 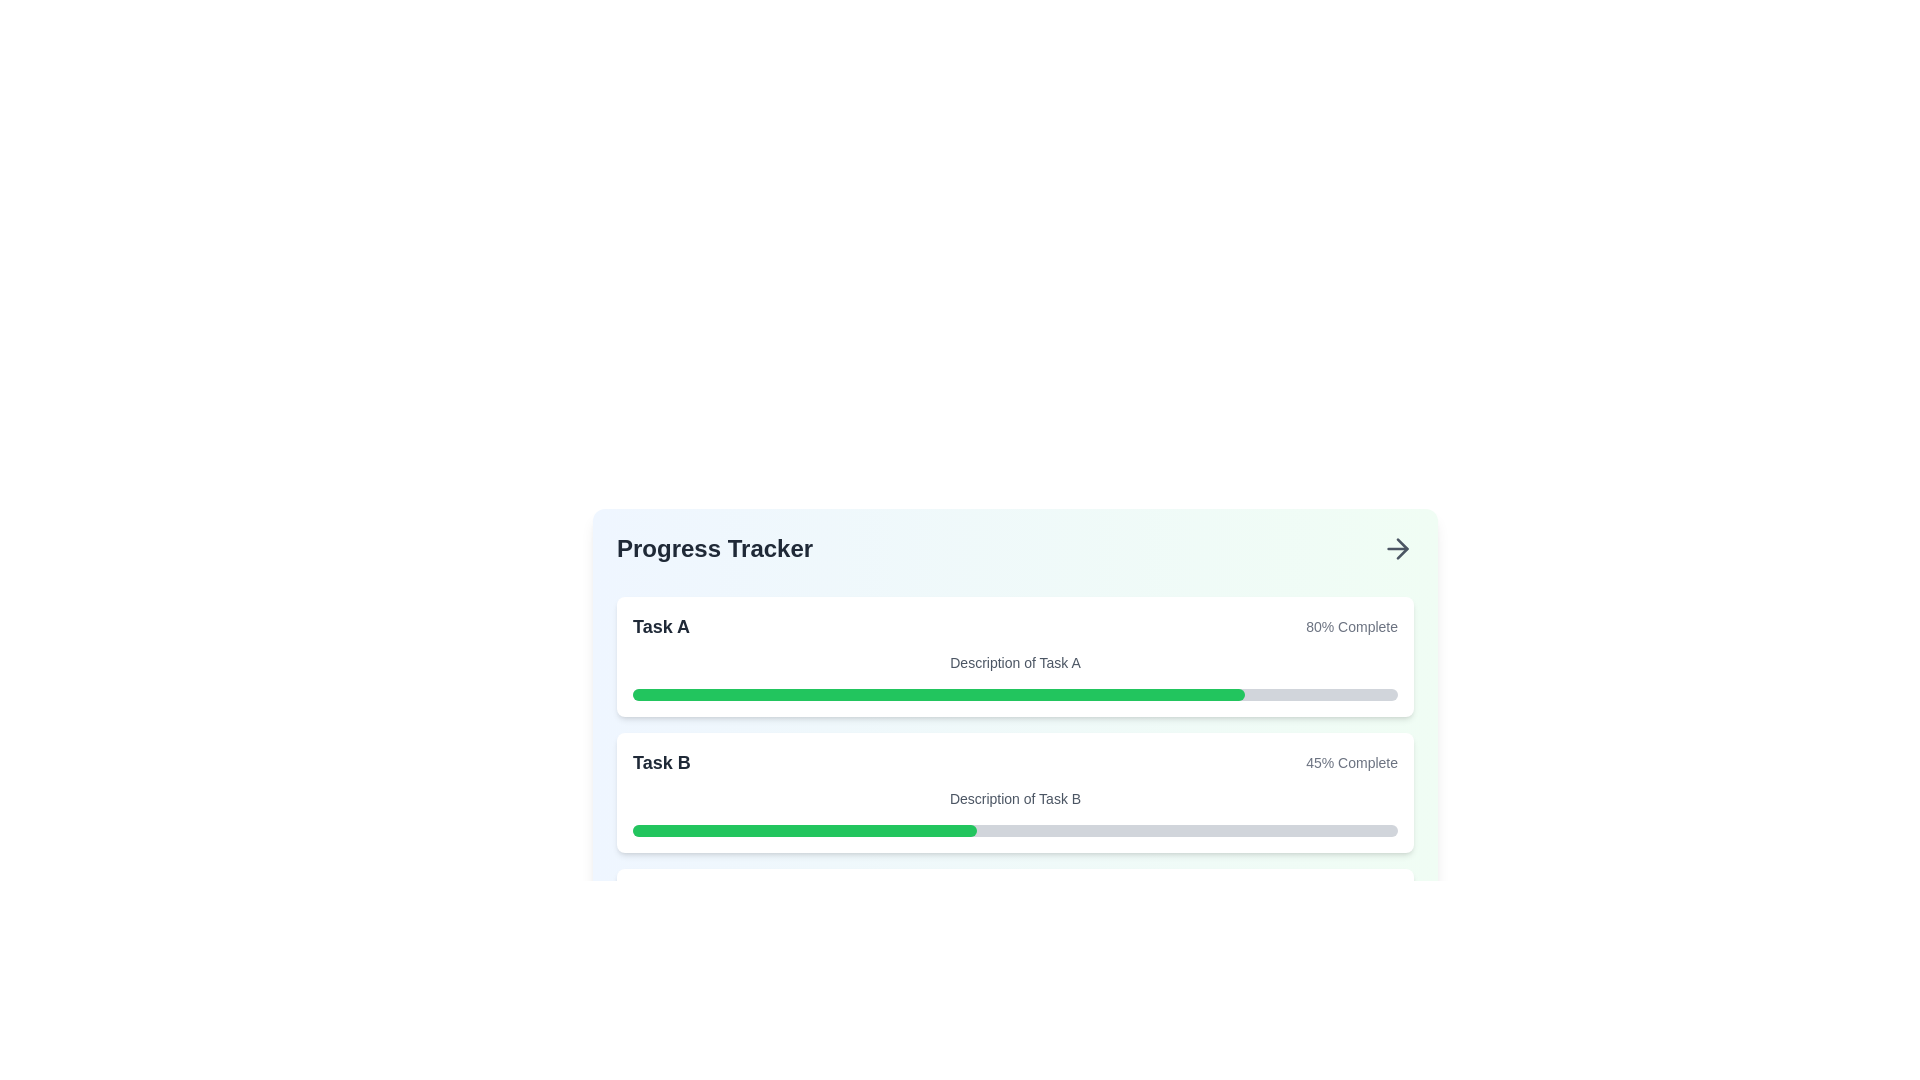 What do you see at coordinates (1015, 797) in the screenshot?
I see `the text label providing details about 'Task B', located below the title and above the progress bar` at bounding box center [1015, 797].